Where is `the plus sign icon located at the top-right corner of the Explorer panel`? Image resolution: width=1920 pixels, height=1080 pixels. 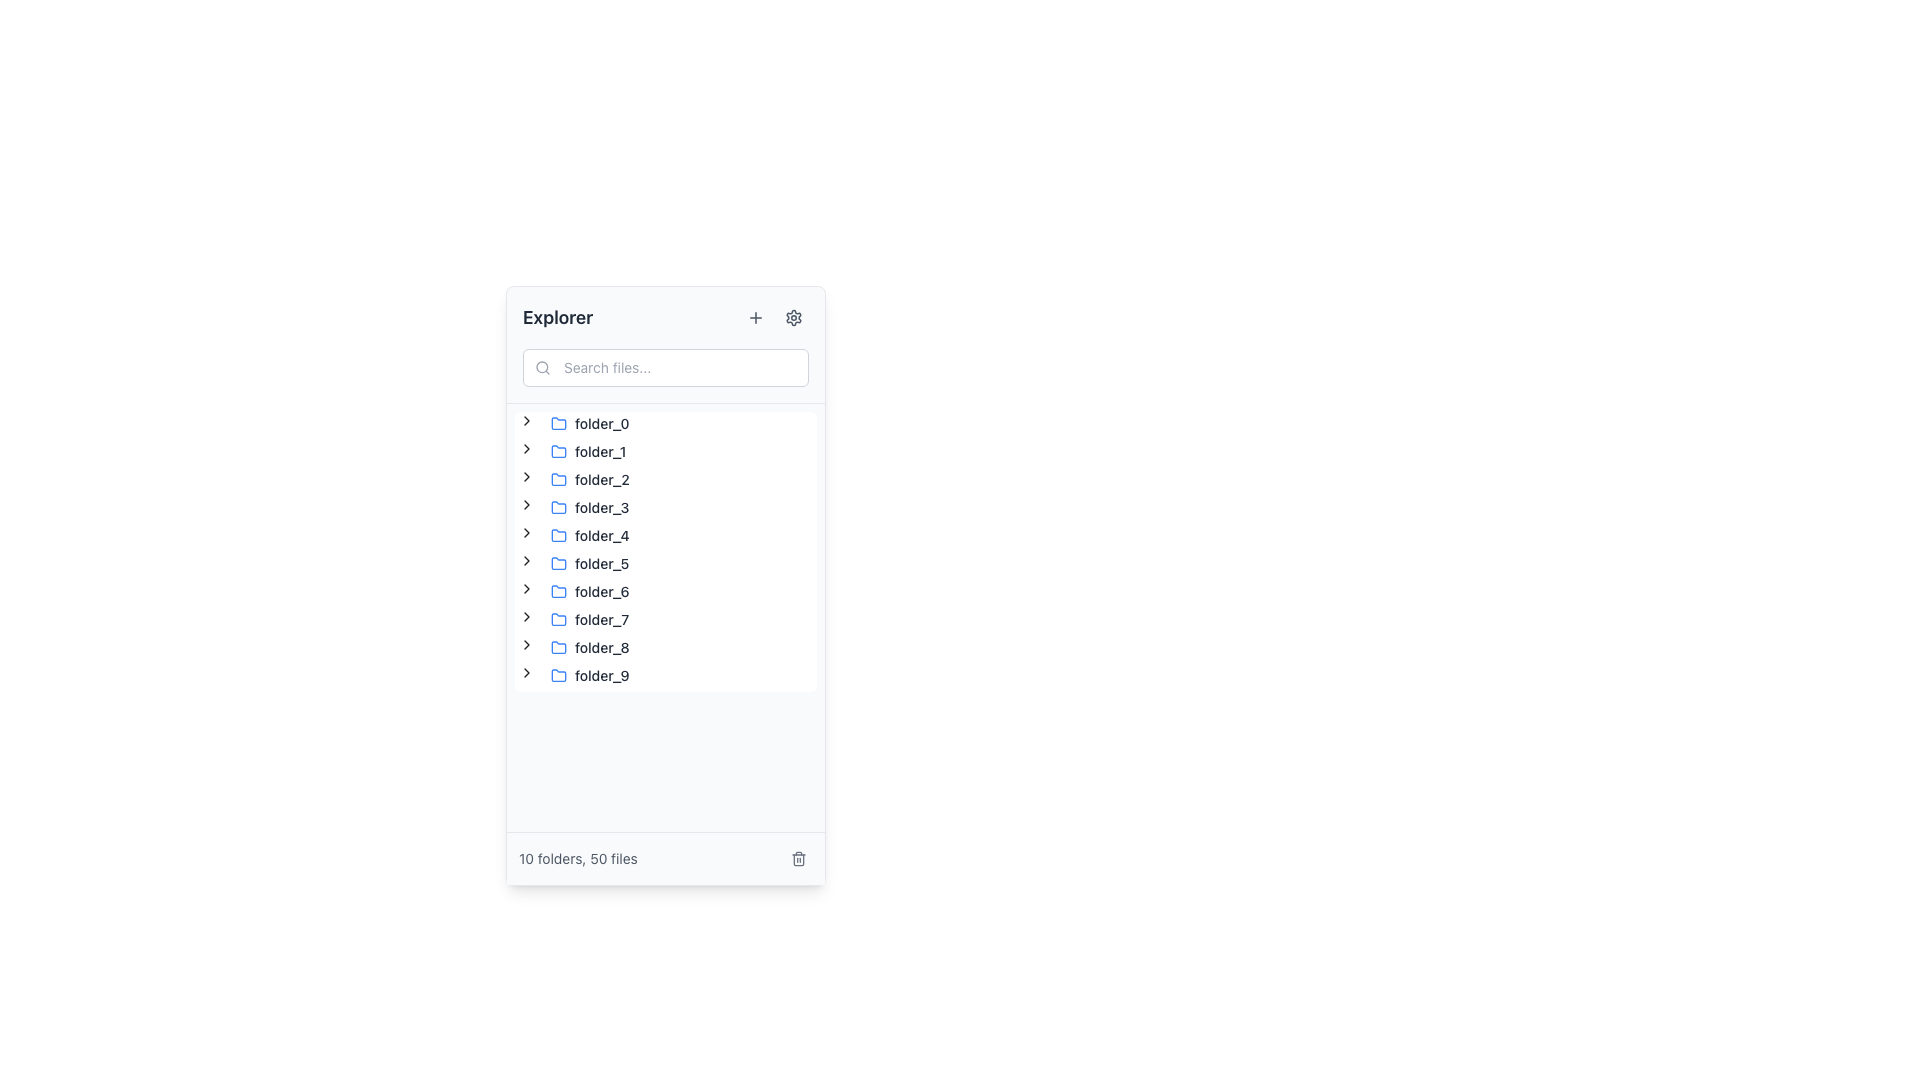
the plus sign icon located at the top-right corner of the Explorer panel is located at coordinates (754, 316).